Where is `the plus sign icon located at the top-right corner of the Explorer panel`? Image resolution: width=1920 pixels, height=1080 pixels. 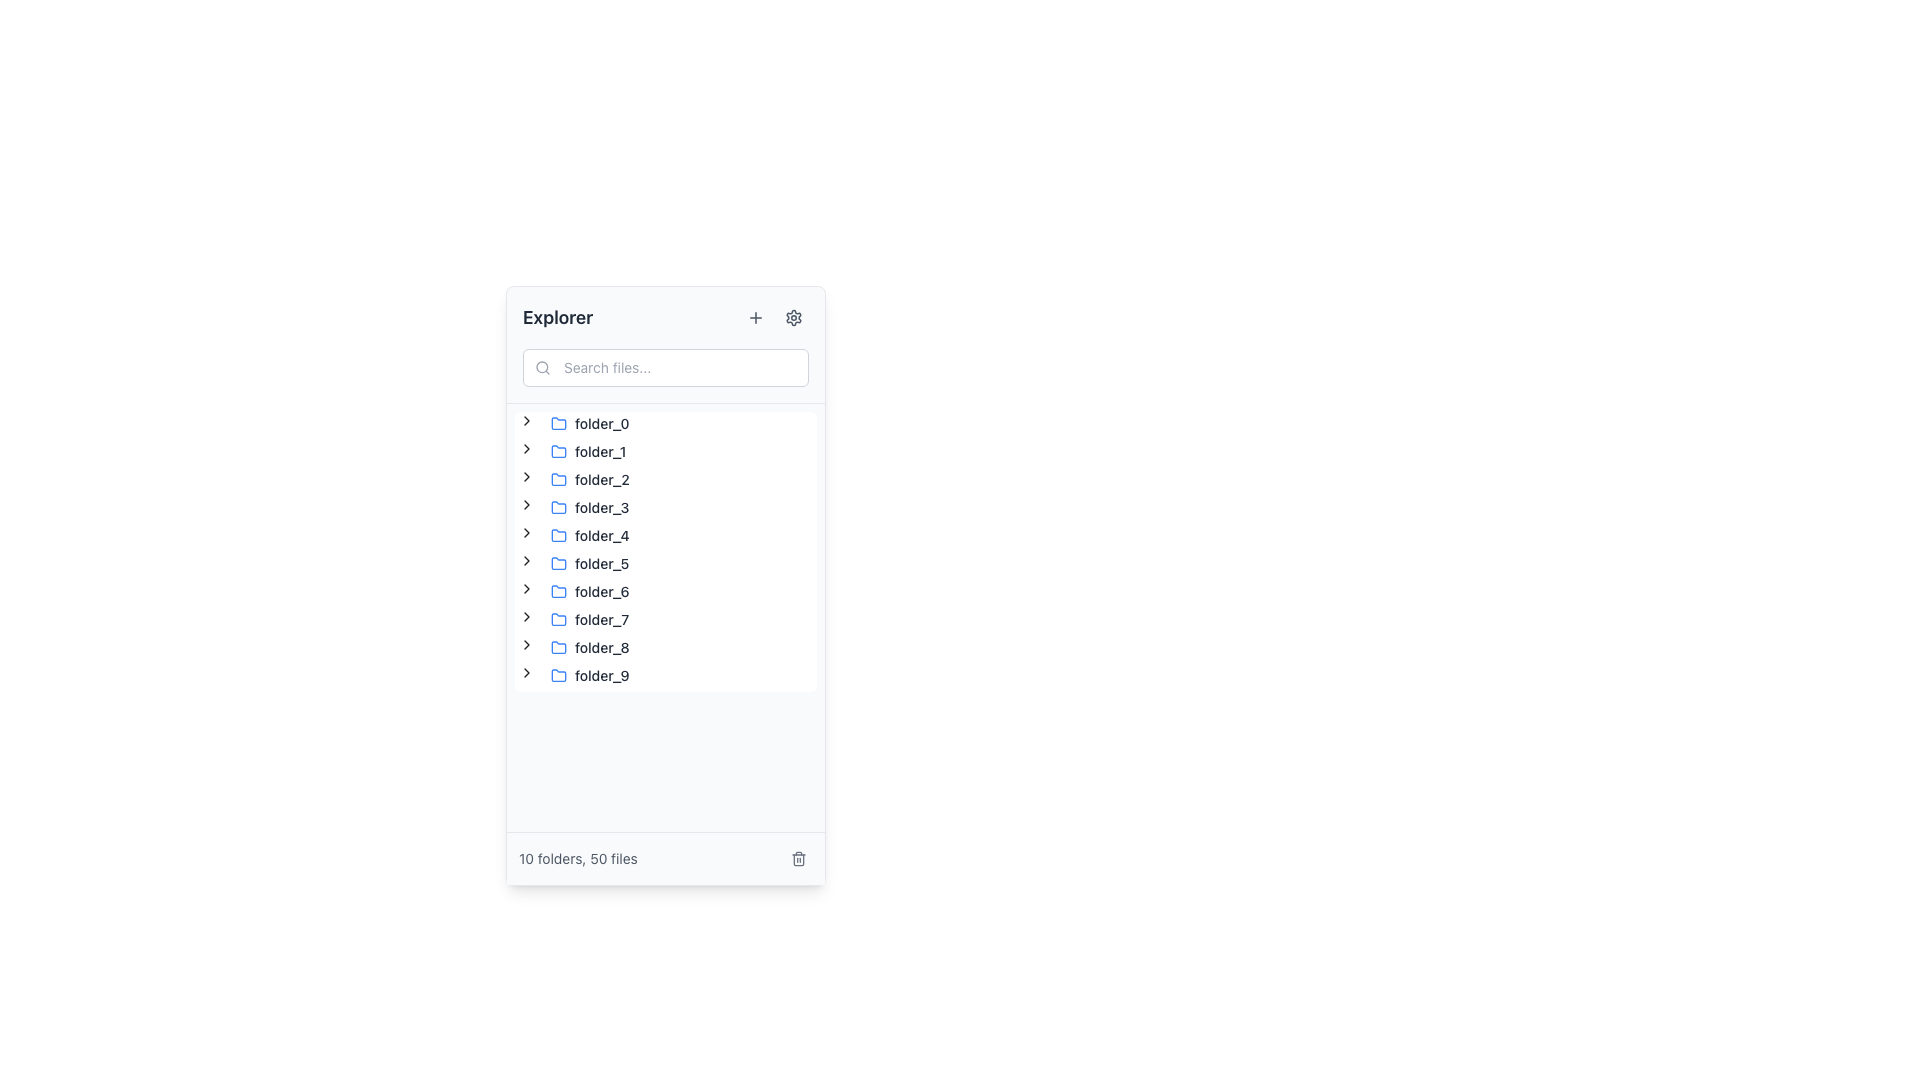
the plus sign icon located at the top-right corner of the Explorer panel is located at coordinates (754, 316).